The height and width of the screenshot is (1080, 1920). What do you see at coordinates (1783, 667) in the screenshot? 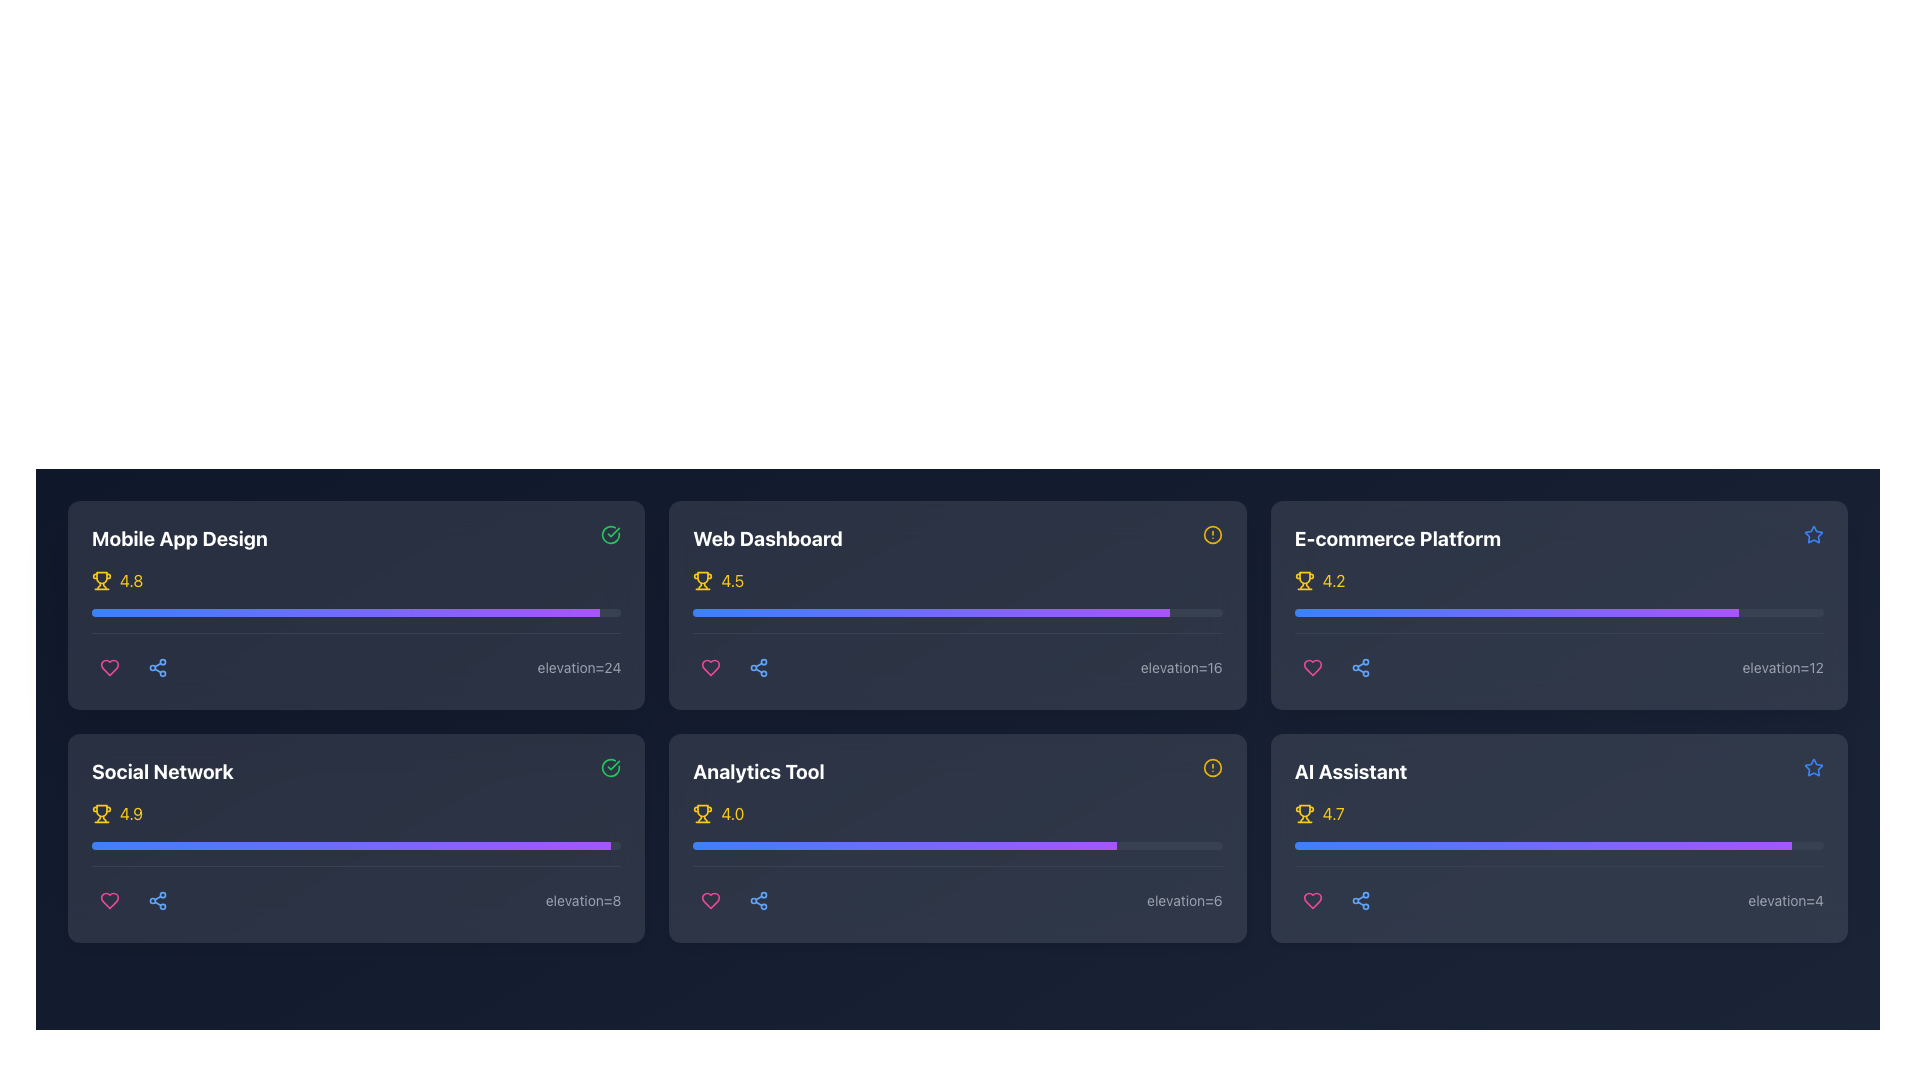
I see `the informational Text label displaying the elevation level in the E-commerce Platform section, located at the bottom-right corner of the card` at bounding box center [1783, 667].